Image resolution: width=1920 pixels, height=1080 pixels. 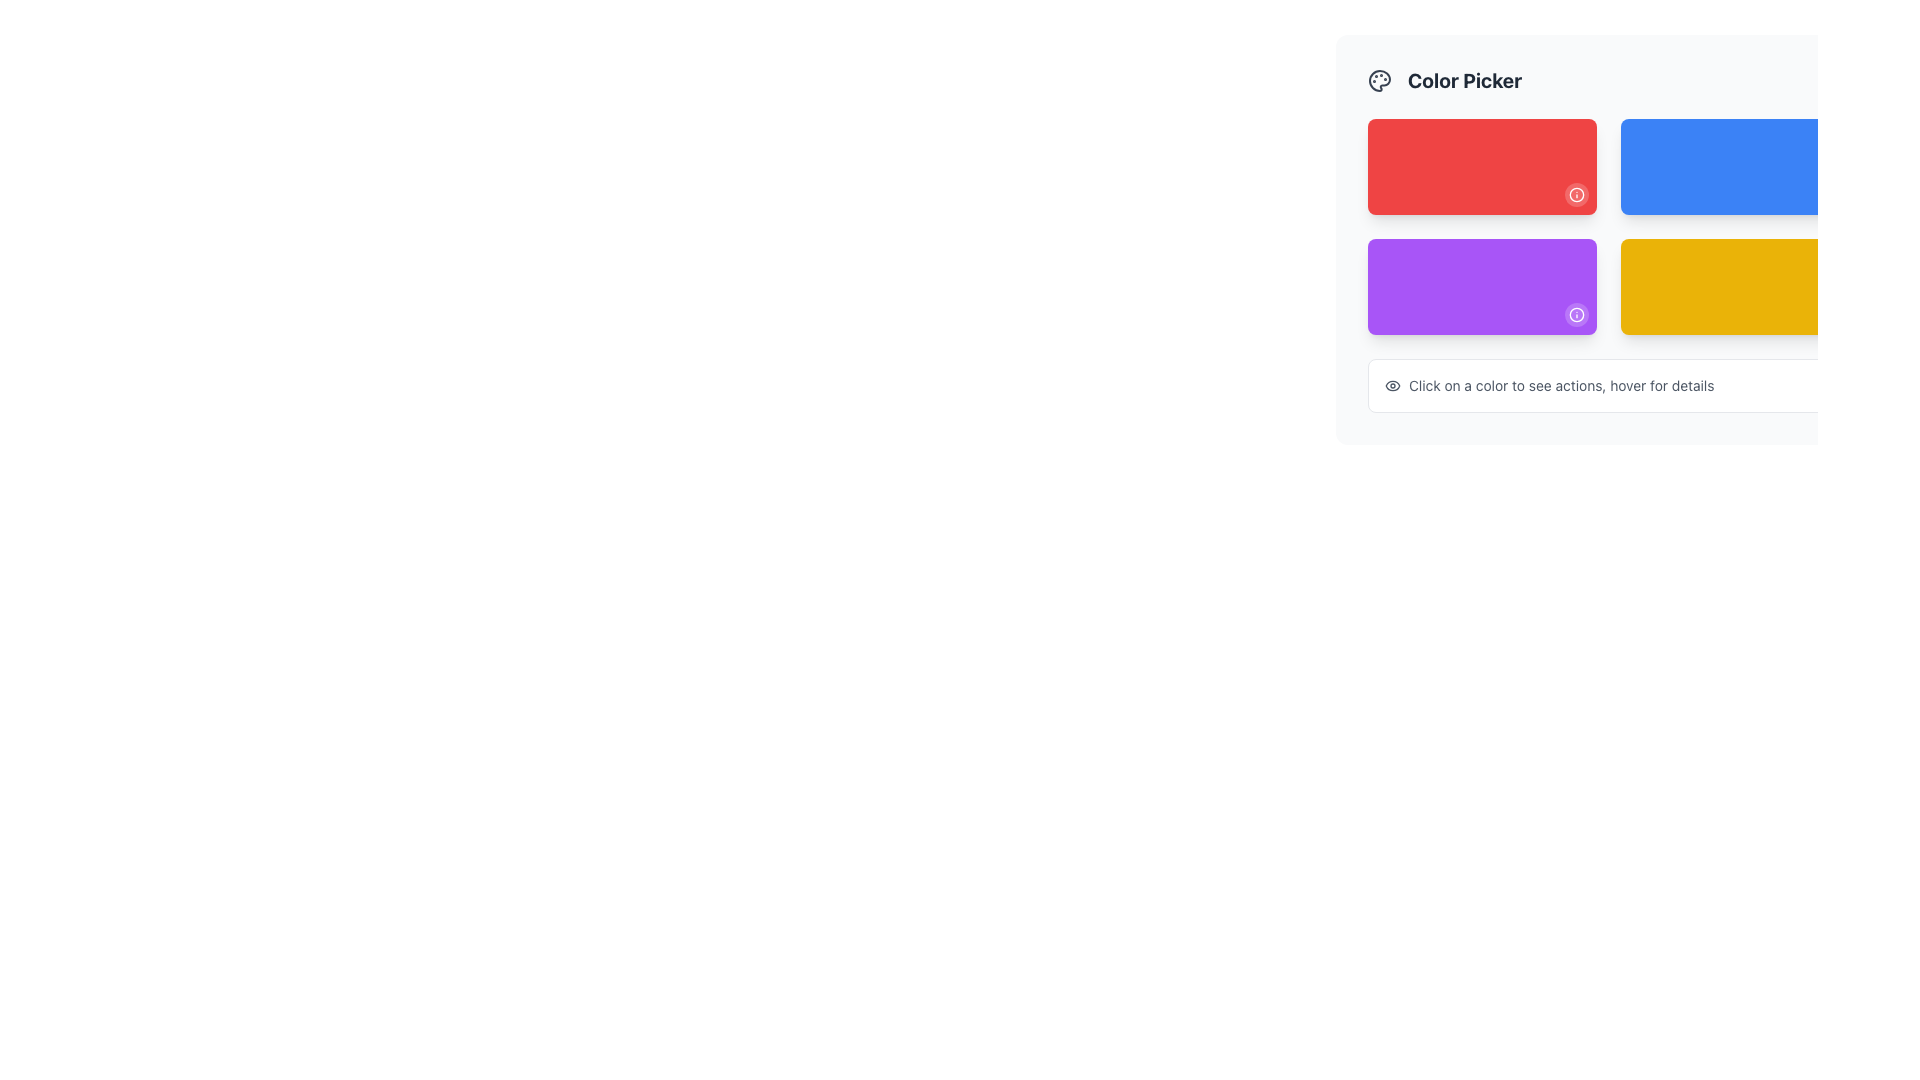 What do you see at coordinates (1391, 385) in the screenshot?
I see `the visibility settings icon located to the left of the text 'Click on a color` at bounding box center [1391, 385].